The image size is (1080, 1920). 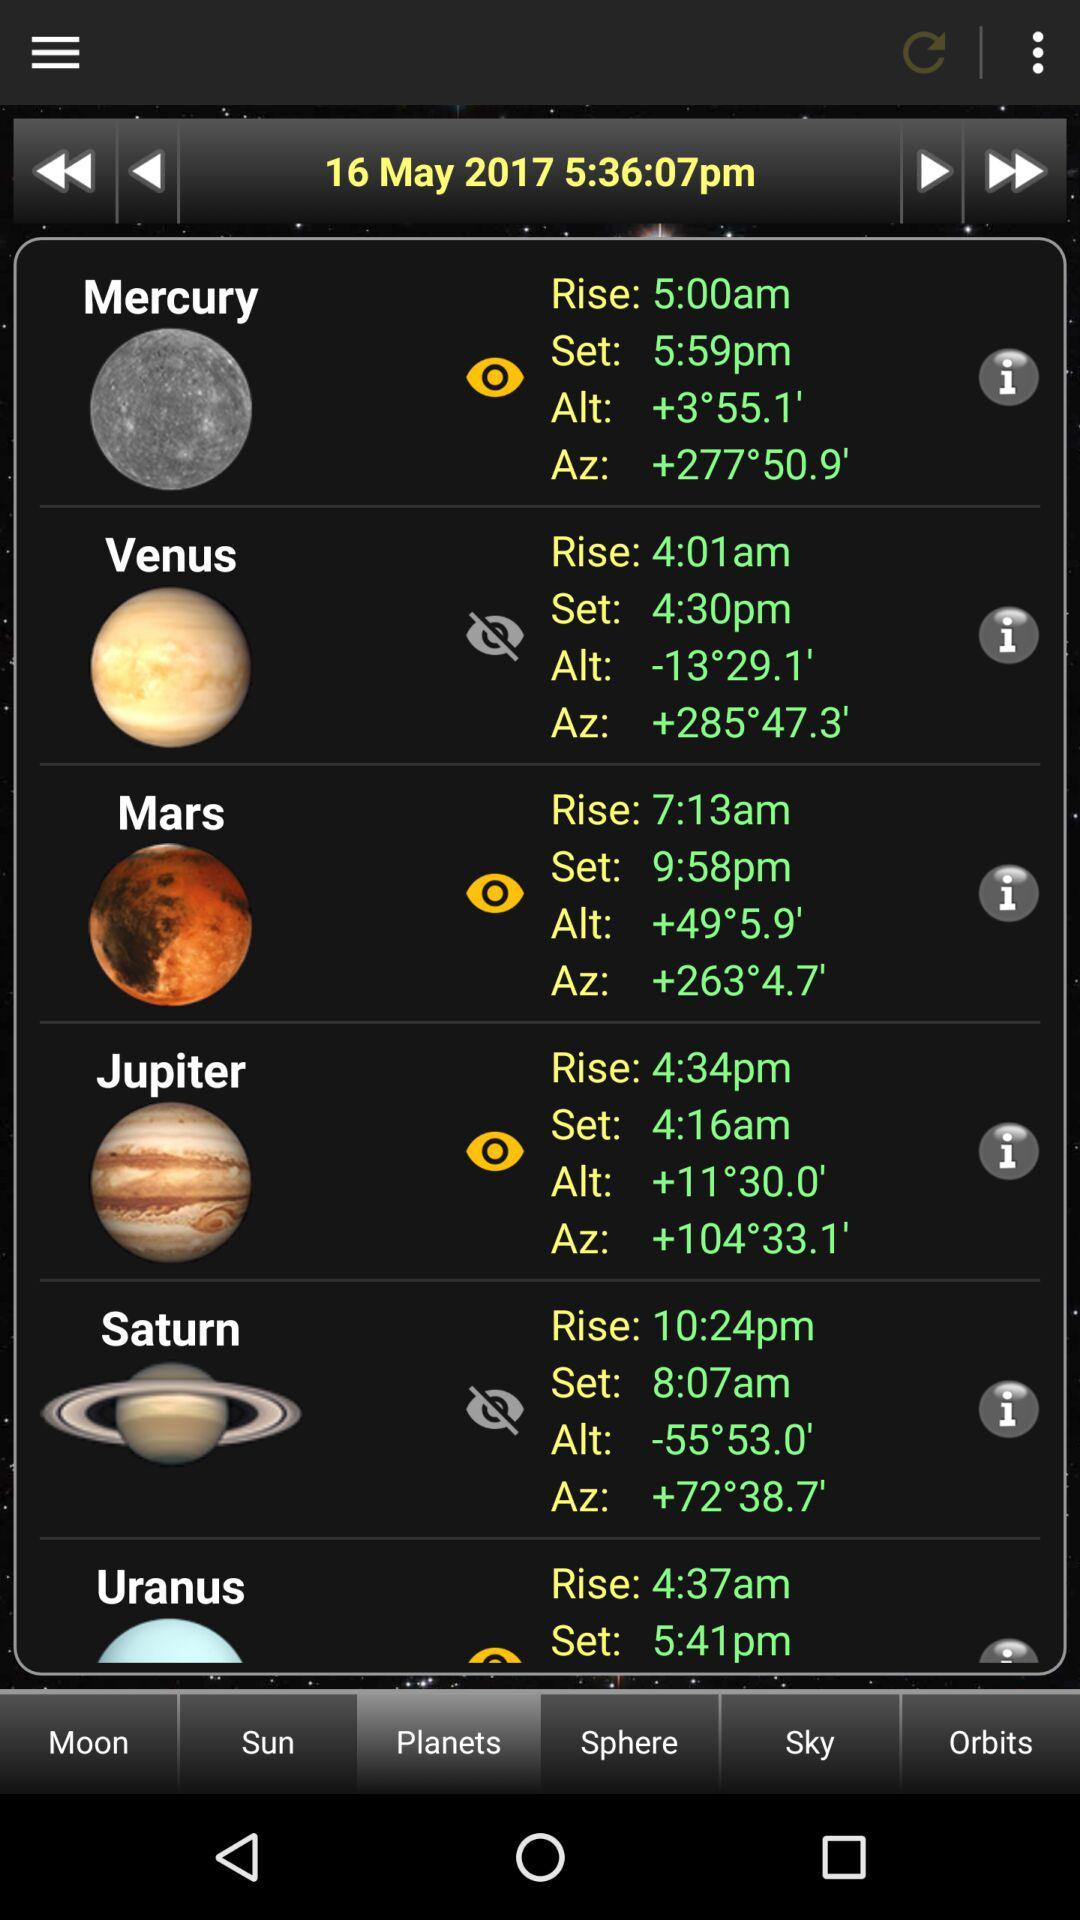 I want to click on more information, so click(x=1008, y=376).